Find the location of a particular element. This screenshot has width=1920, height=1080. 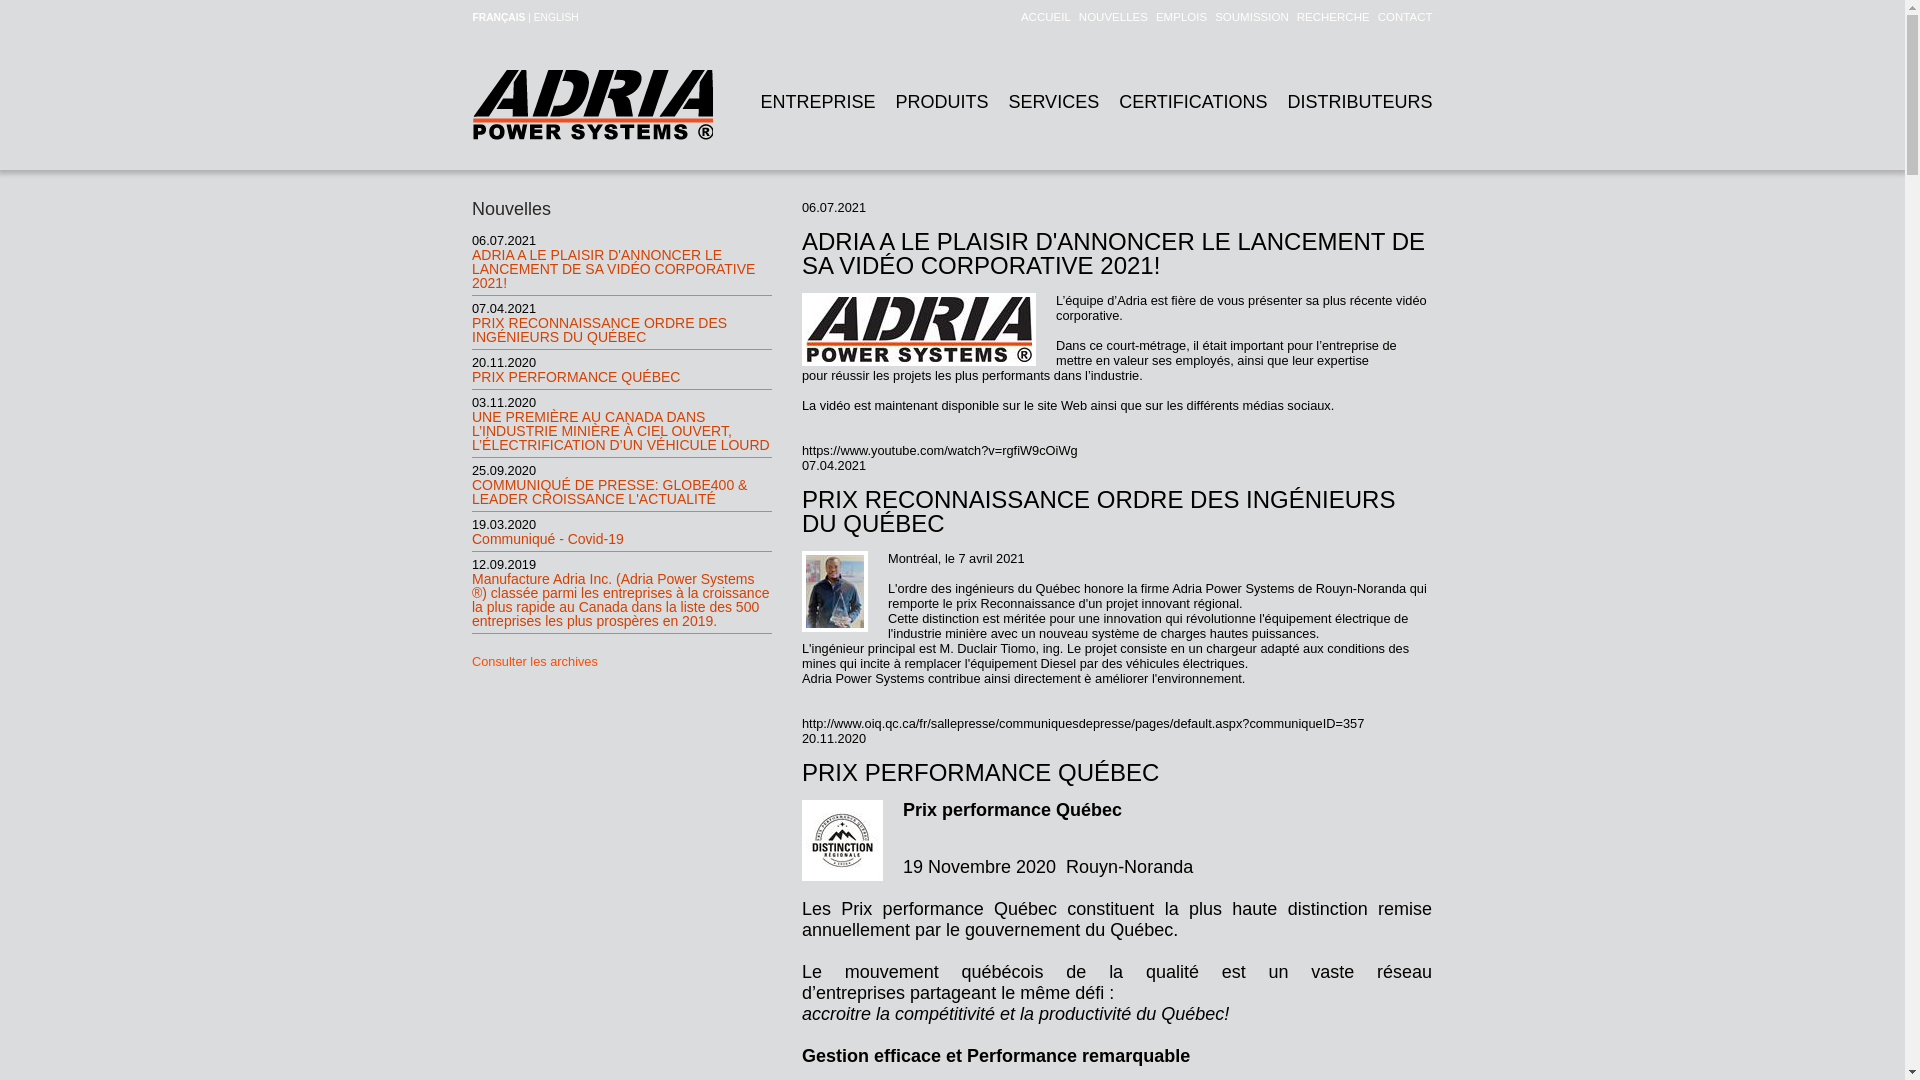

'NOUVELLES' is located at coordinates (1108, 16).